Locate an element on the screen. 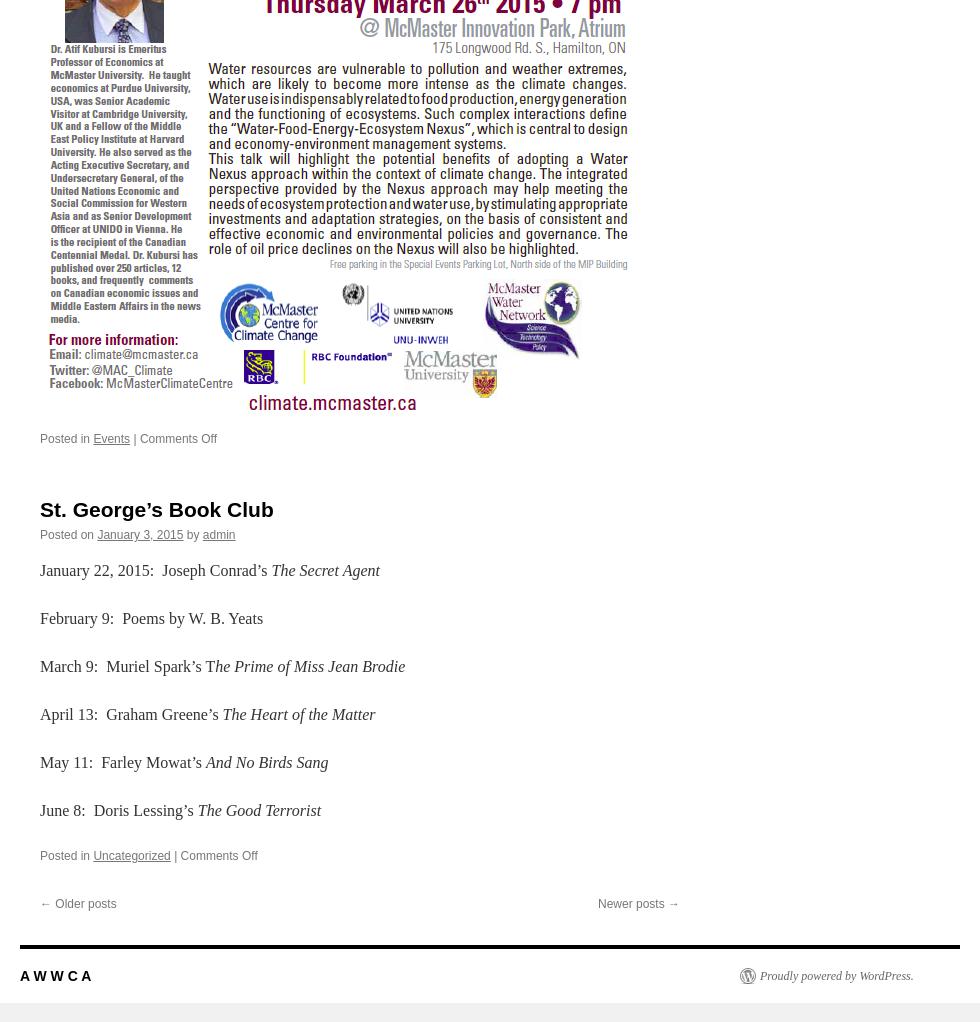 The image size is (980, 1022). 'March 9:  Muriel Spark’s T' is located at coordinates (39, 664).